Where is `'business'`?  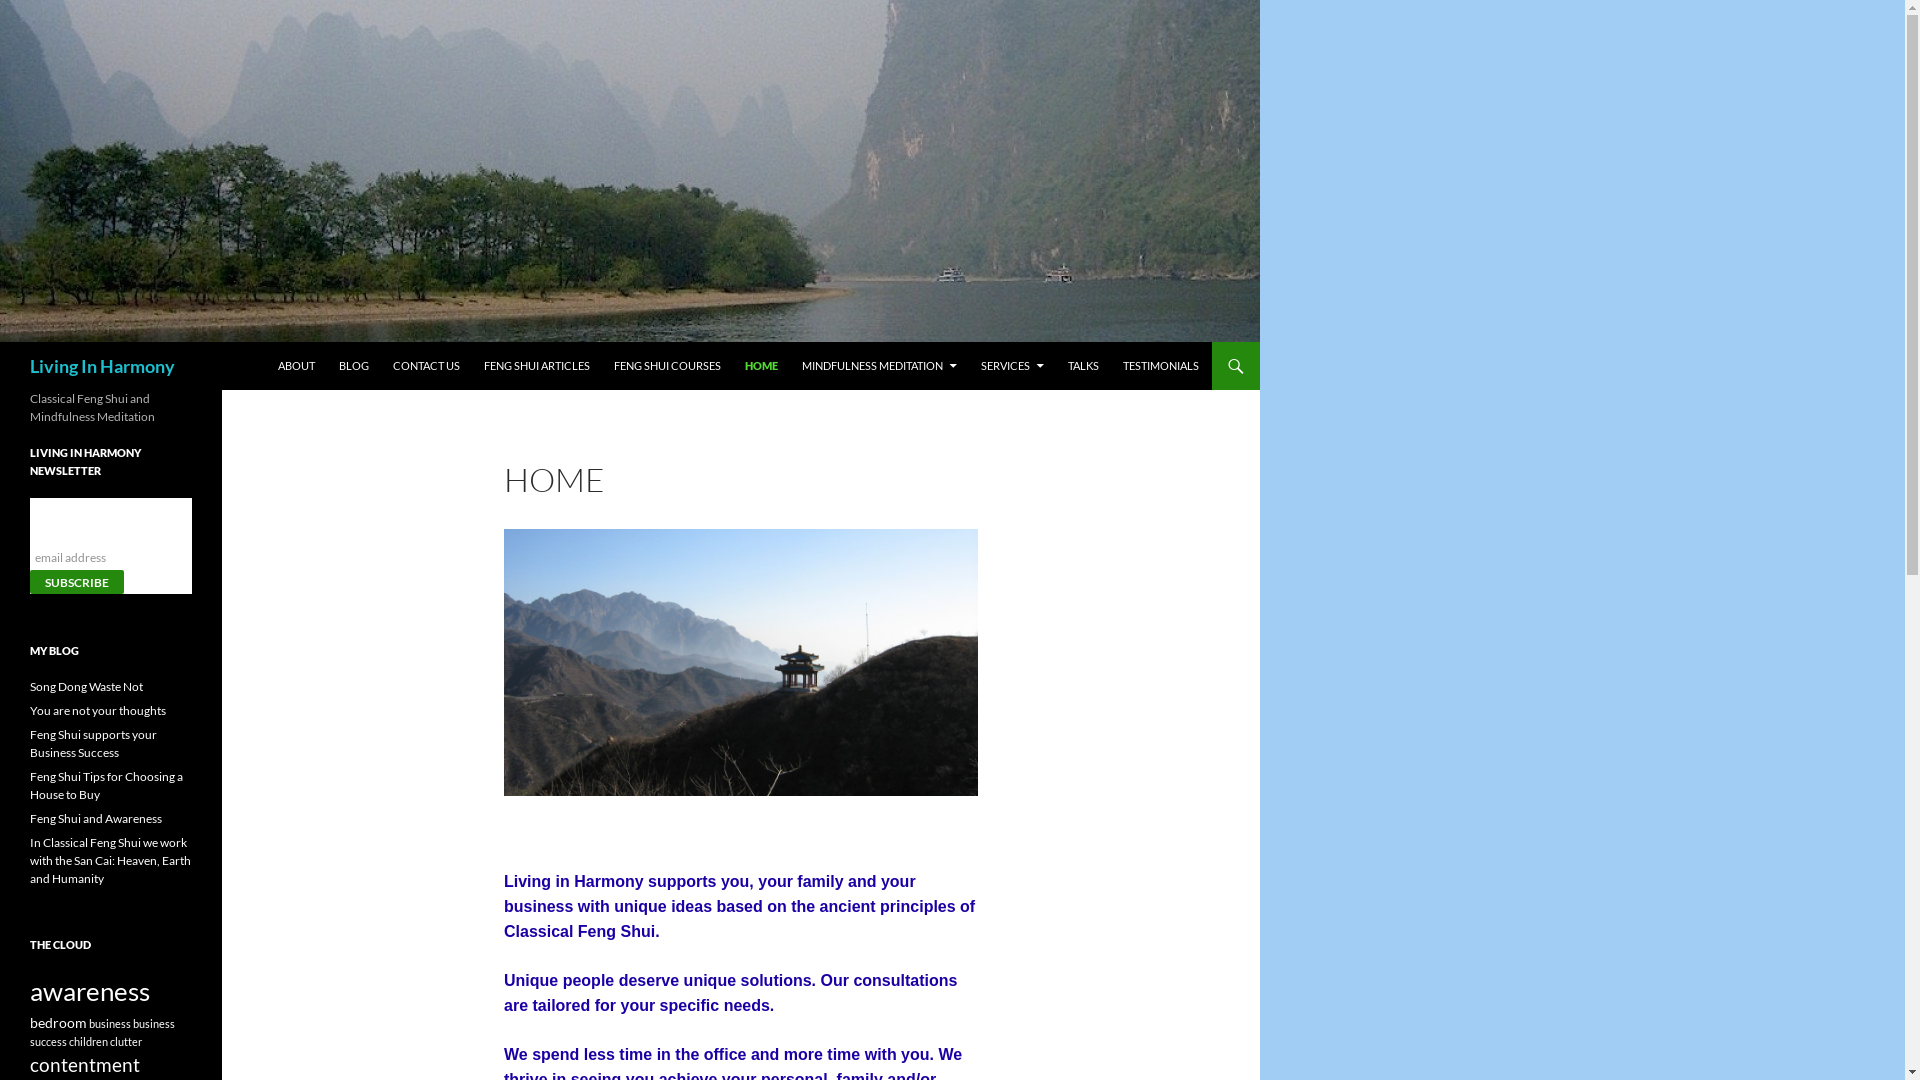 'business' is located at coordinates (88, 1023).